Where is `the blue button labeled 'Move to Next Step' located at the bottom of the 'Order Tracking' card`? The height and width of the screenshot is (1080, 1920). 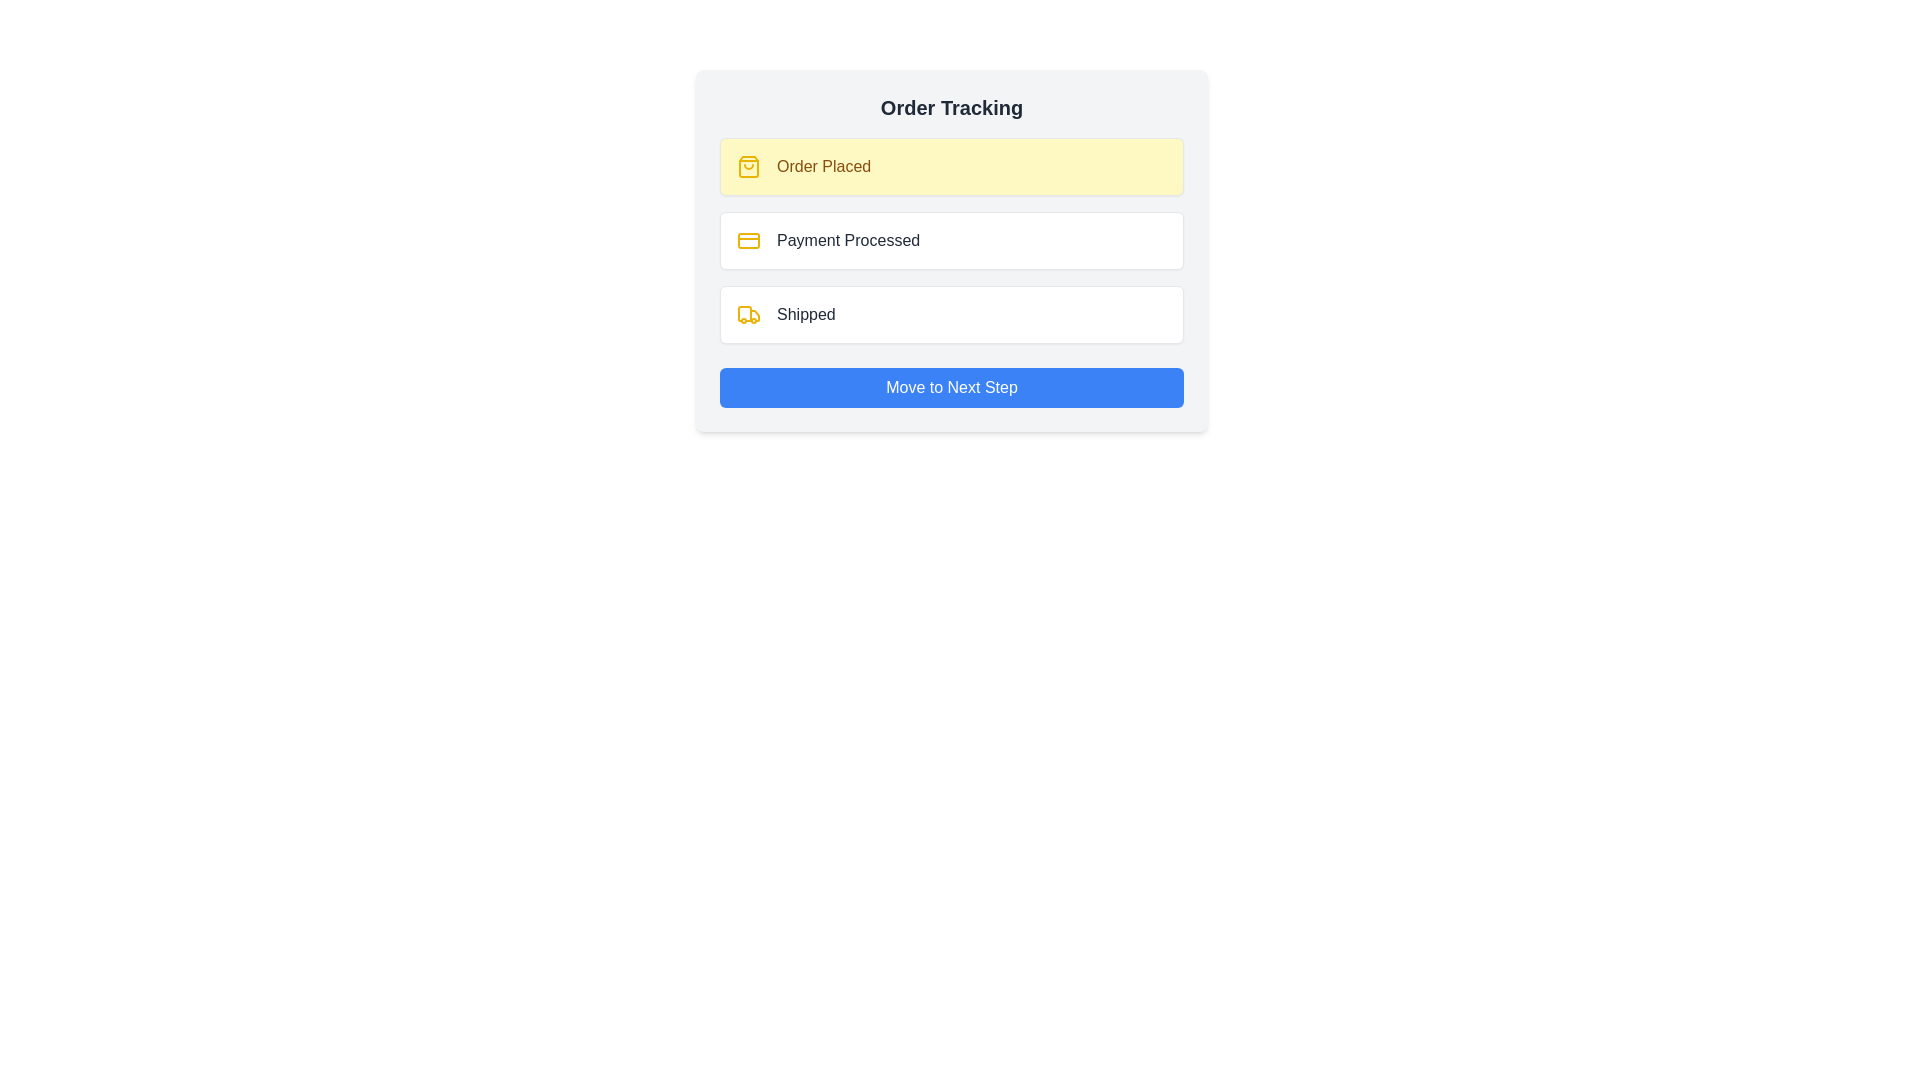
the blue button labeled 'Move to Next Step' located at the bottom of the 'Order Tracking' card is located at coordinates (950, 388).